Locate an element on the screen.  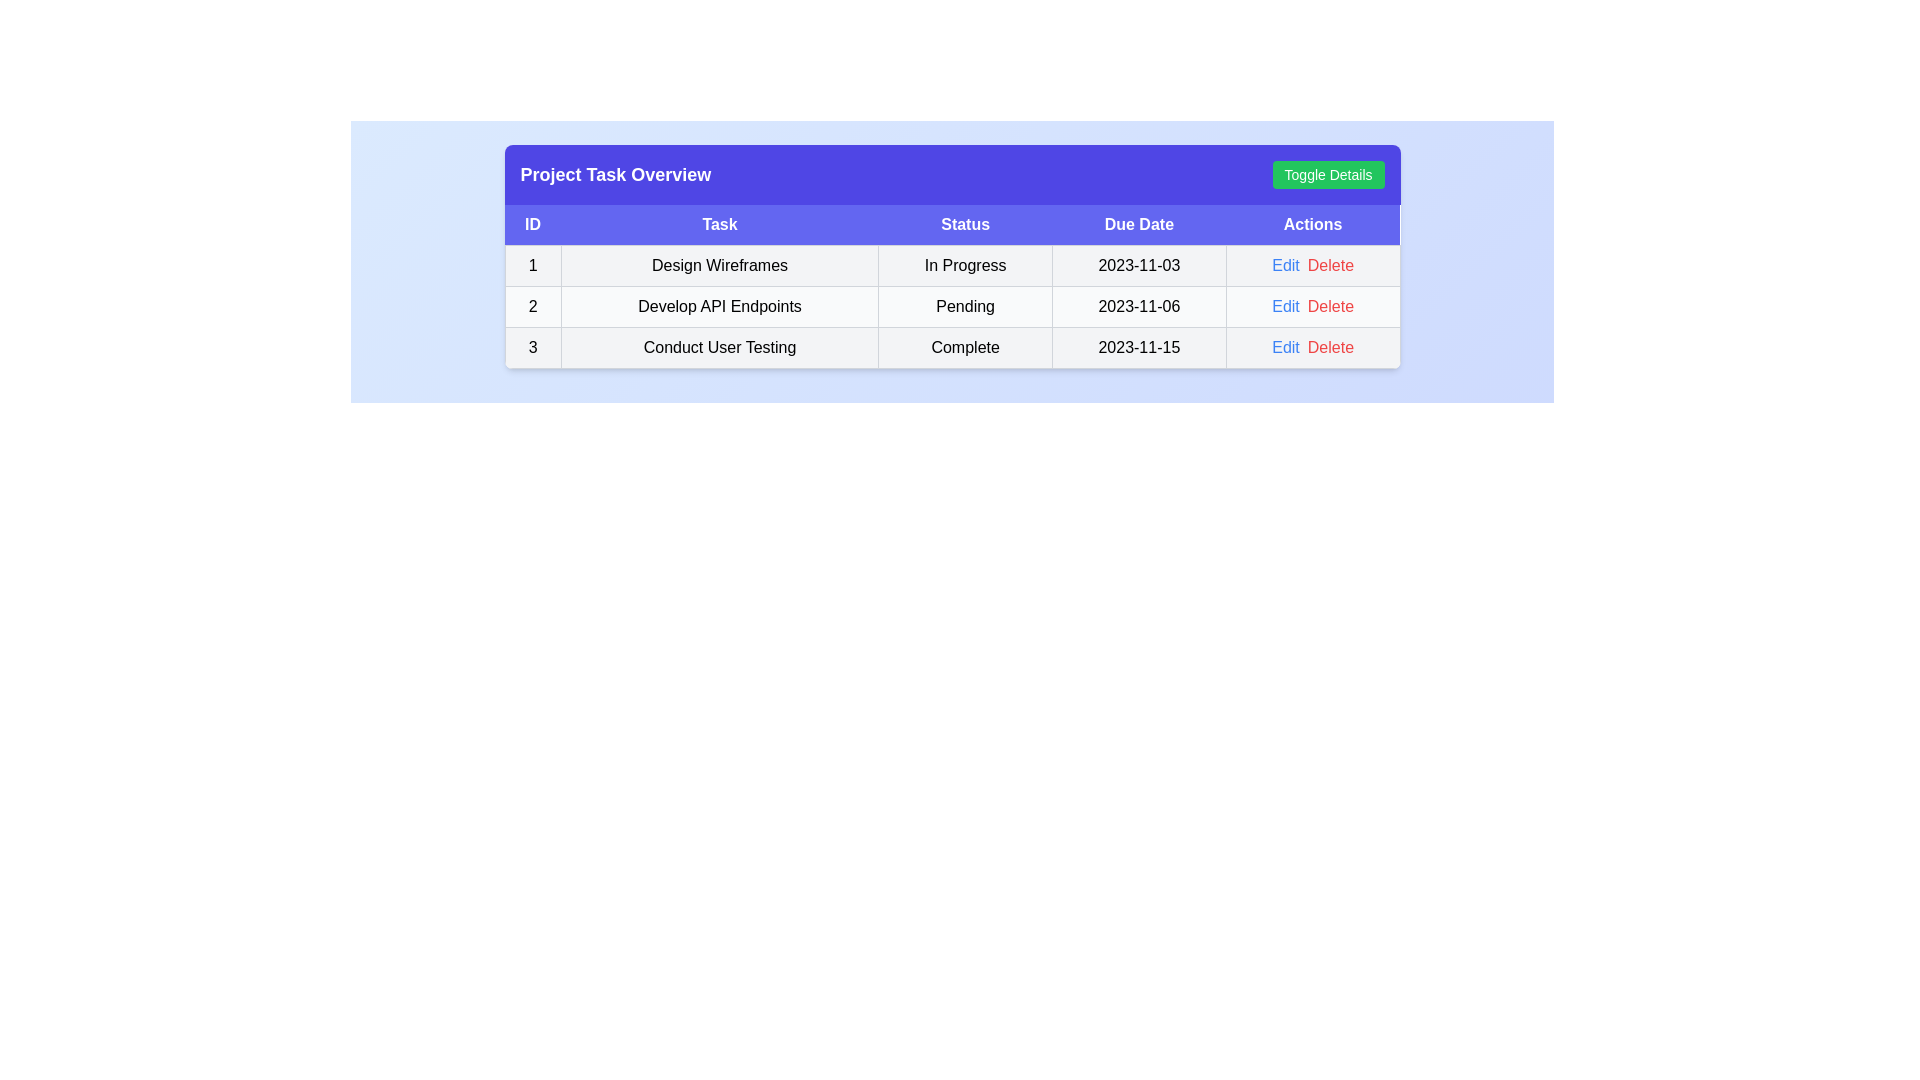
the 'Delete' button for task 3 is located at coordinates (1330, 346).